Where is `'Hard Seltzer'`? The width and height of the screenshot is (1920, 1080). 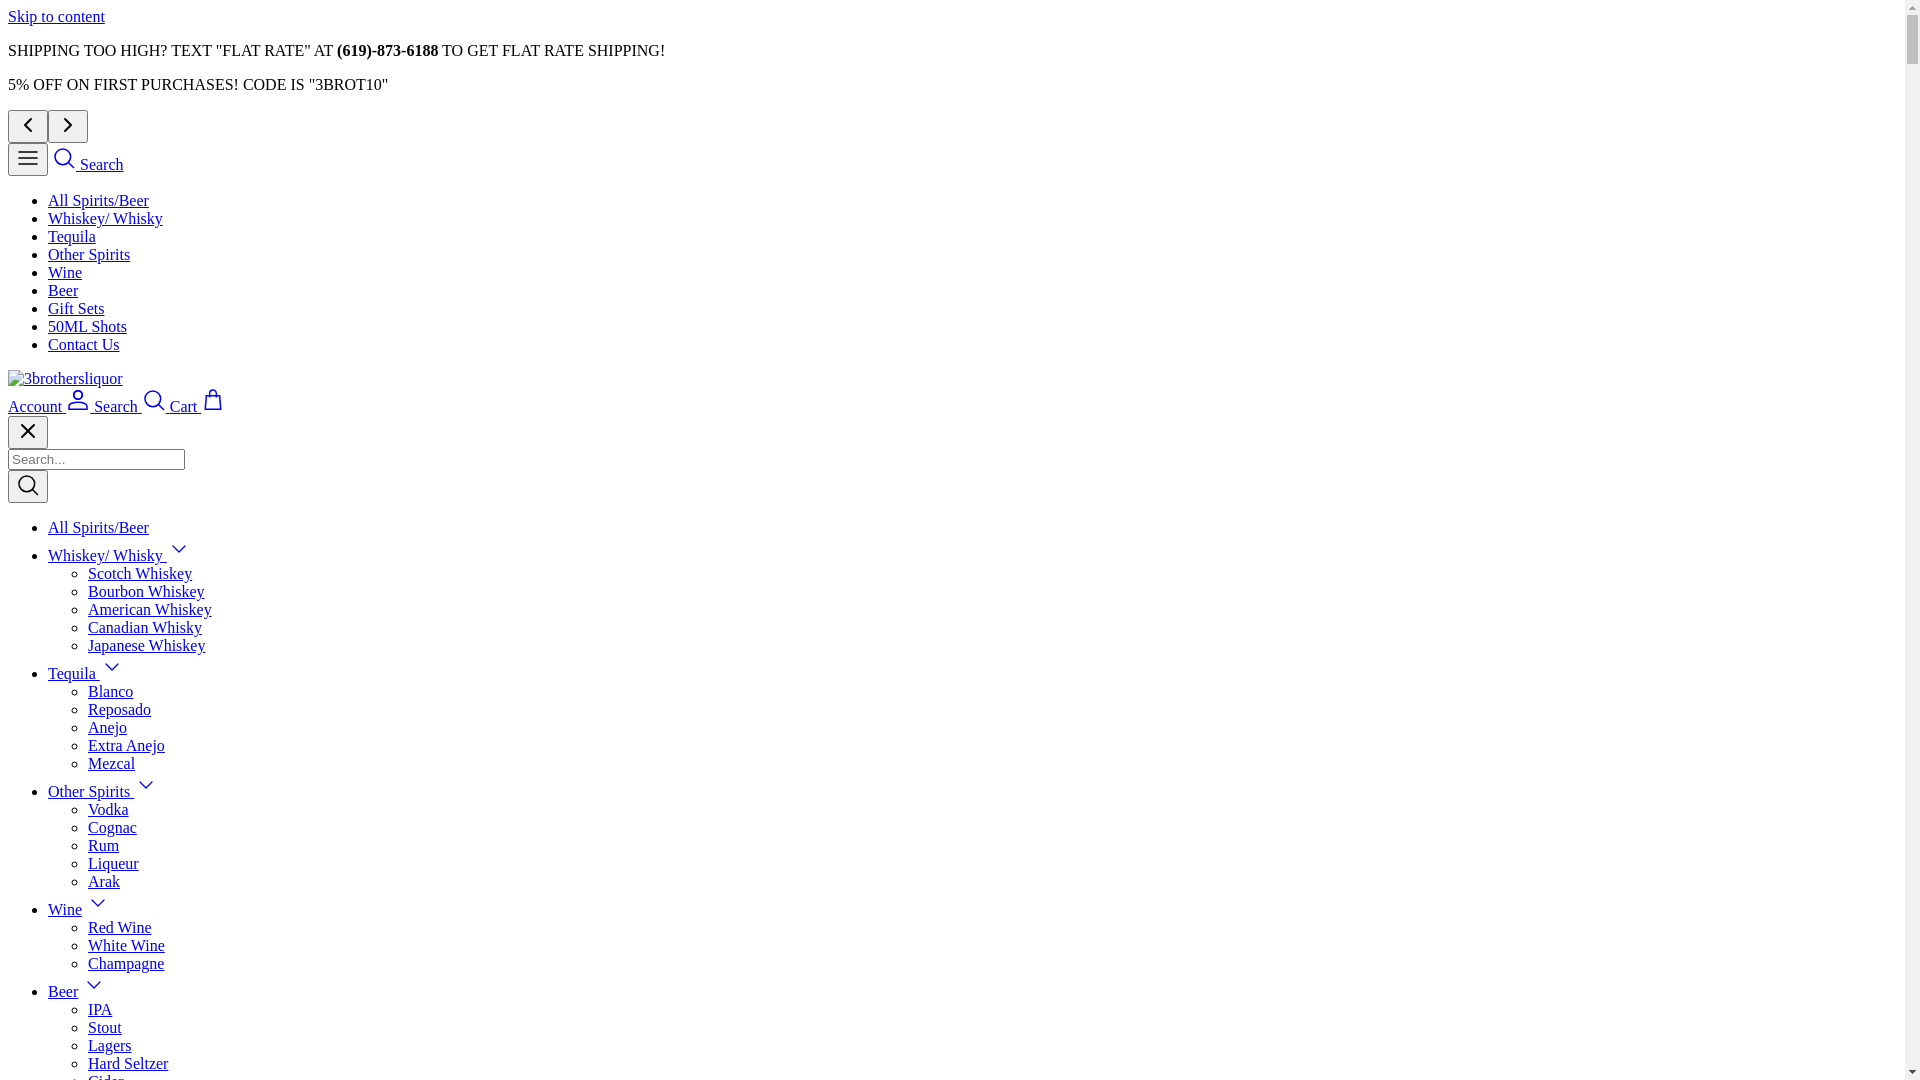
'Hard Seltzer' is located at coordinates (127, 1062).